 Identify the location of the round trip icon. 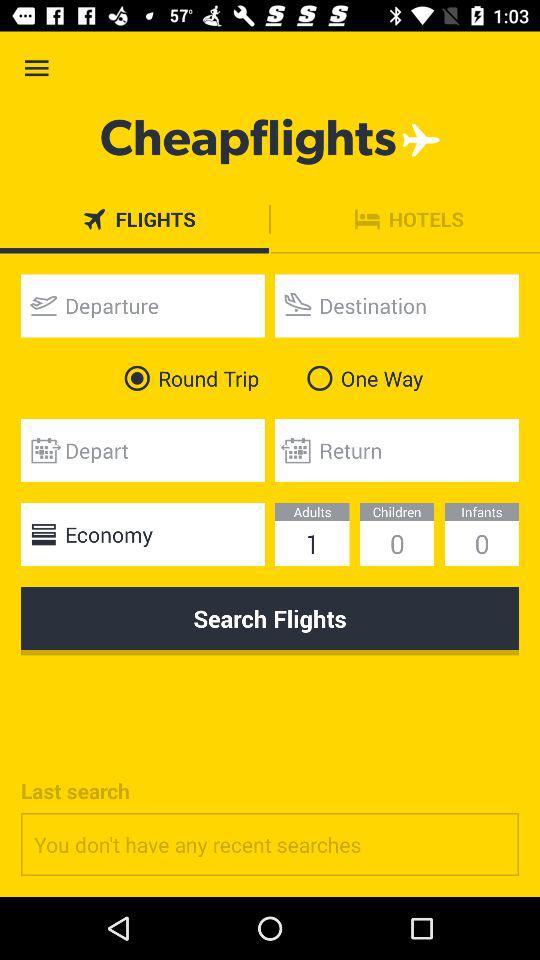
(187, 377).